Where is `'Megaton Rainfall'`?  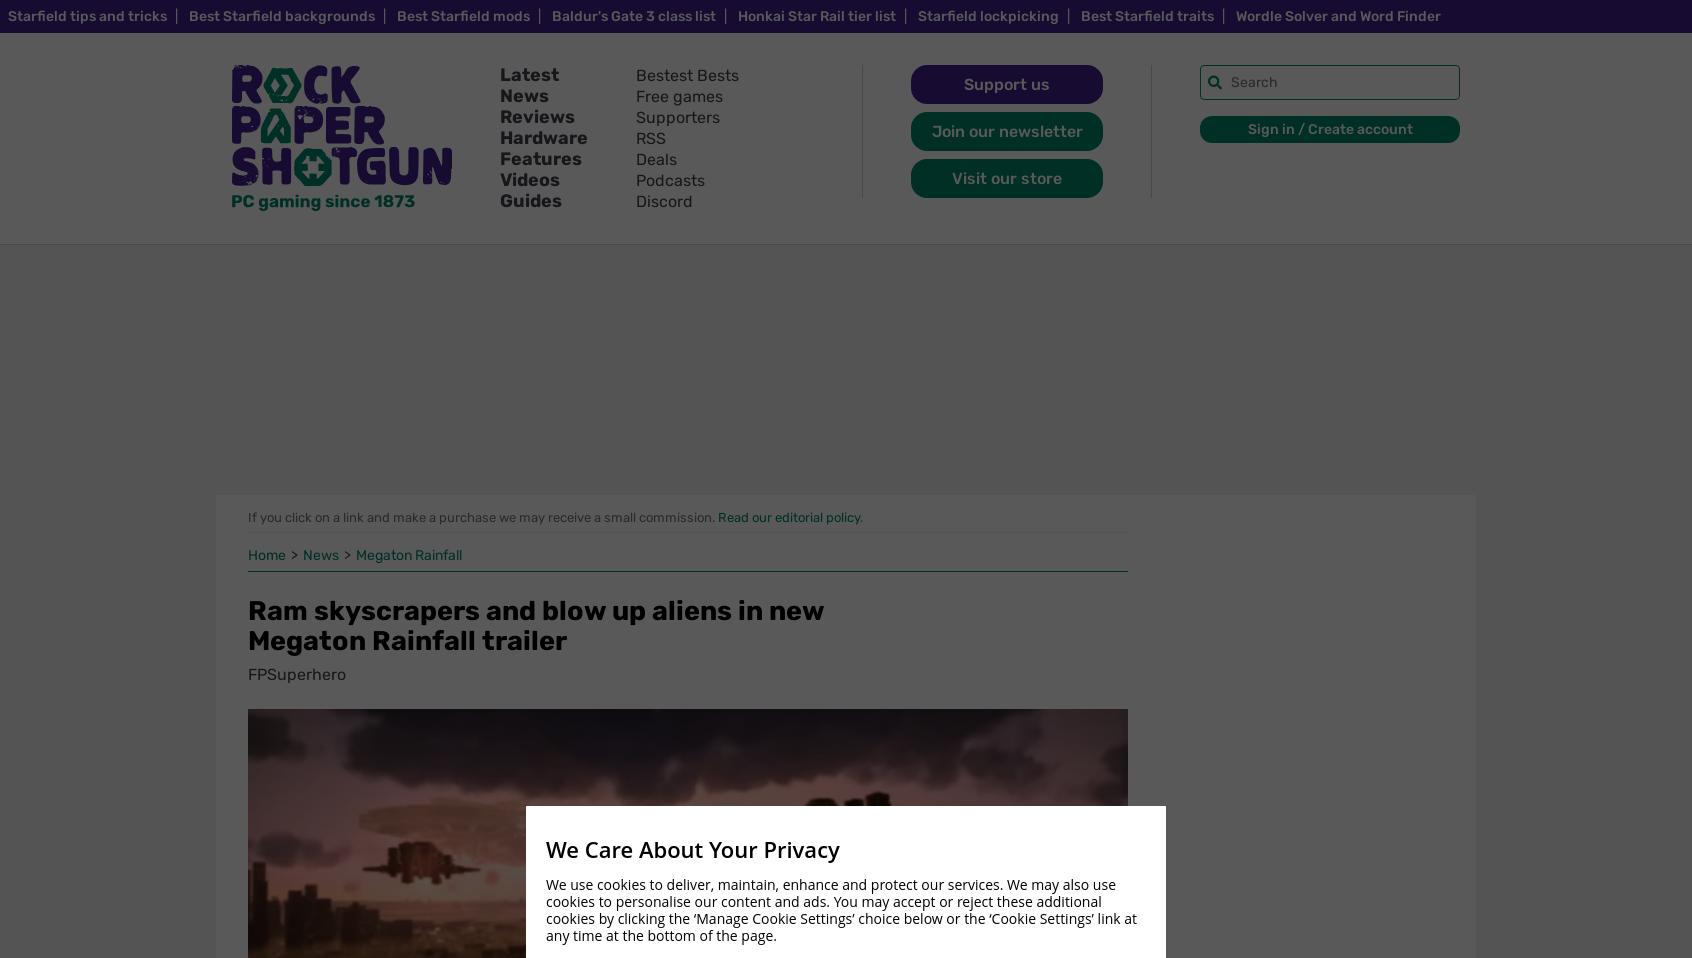 'Megaton Rainfall' is located at coordinates (408, 554).